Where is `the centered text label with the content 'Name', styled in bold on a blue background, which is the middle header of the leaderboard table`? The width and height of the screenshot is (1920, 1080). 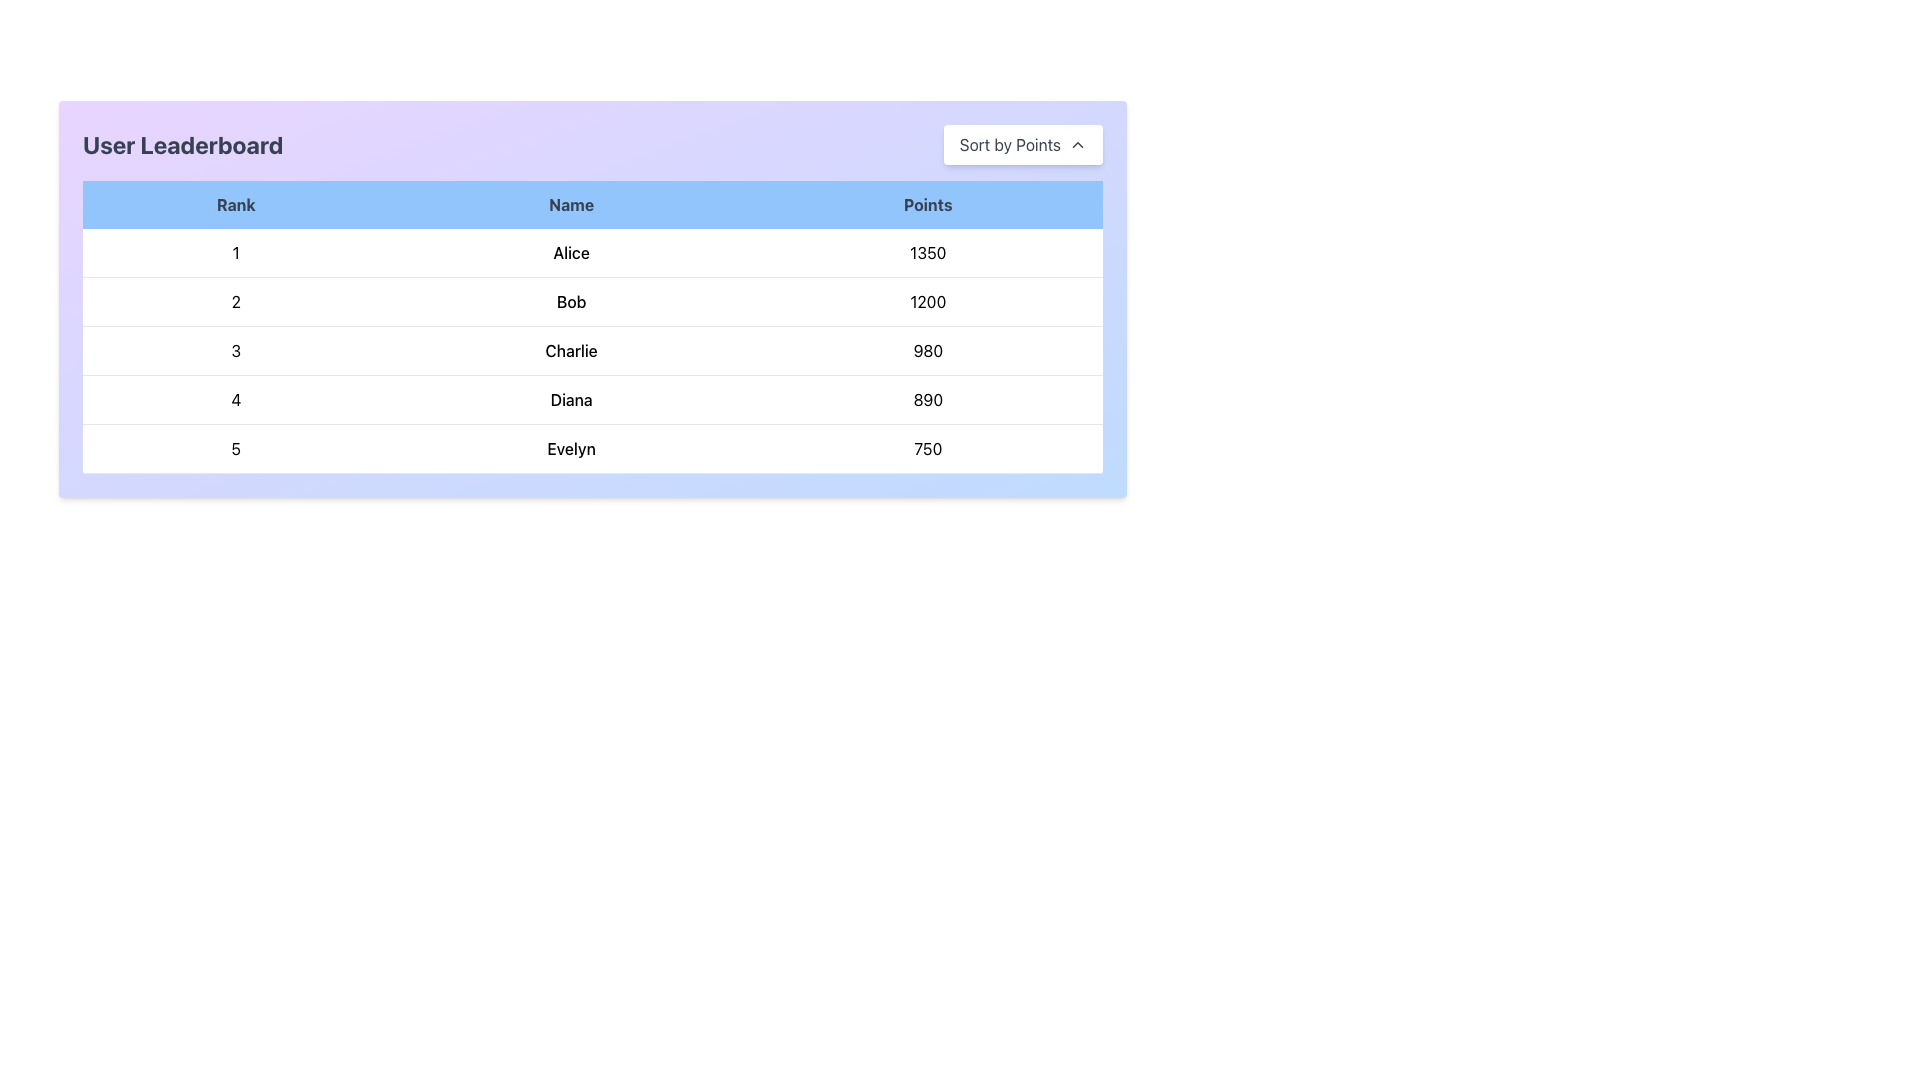 the centered text label with the content 'Name', styled in bold on a blue background, which is the middle header of the leaderboard table is located at coordinates (570, 204).